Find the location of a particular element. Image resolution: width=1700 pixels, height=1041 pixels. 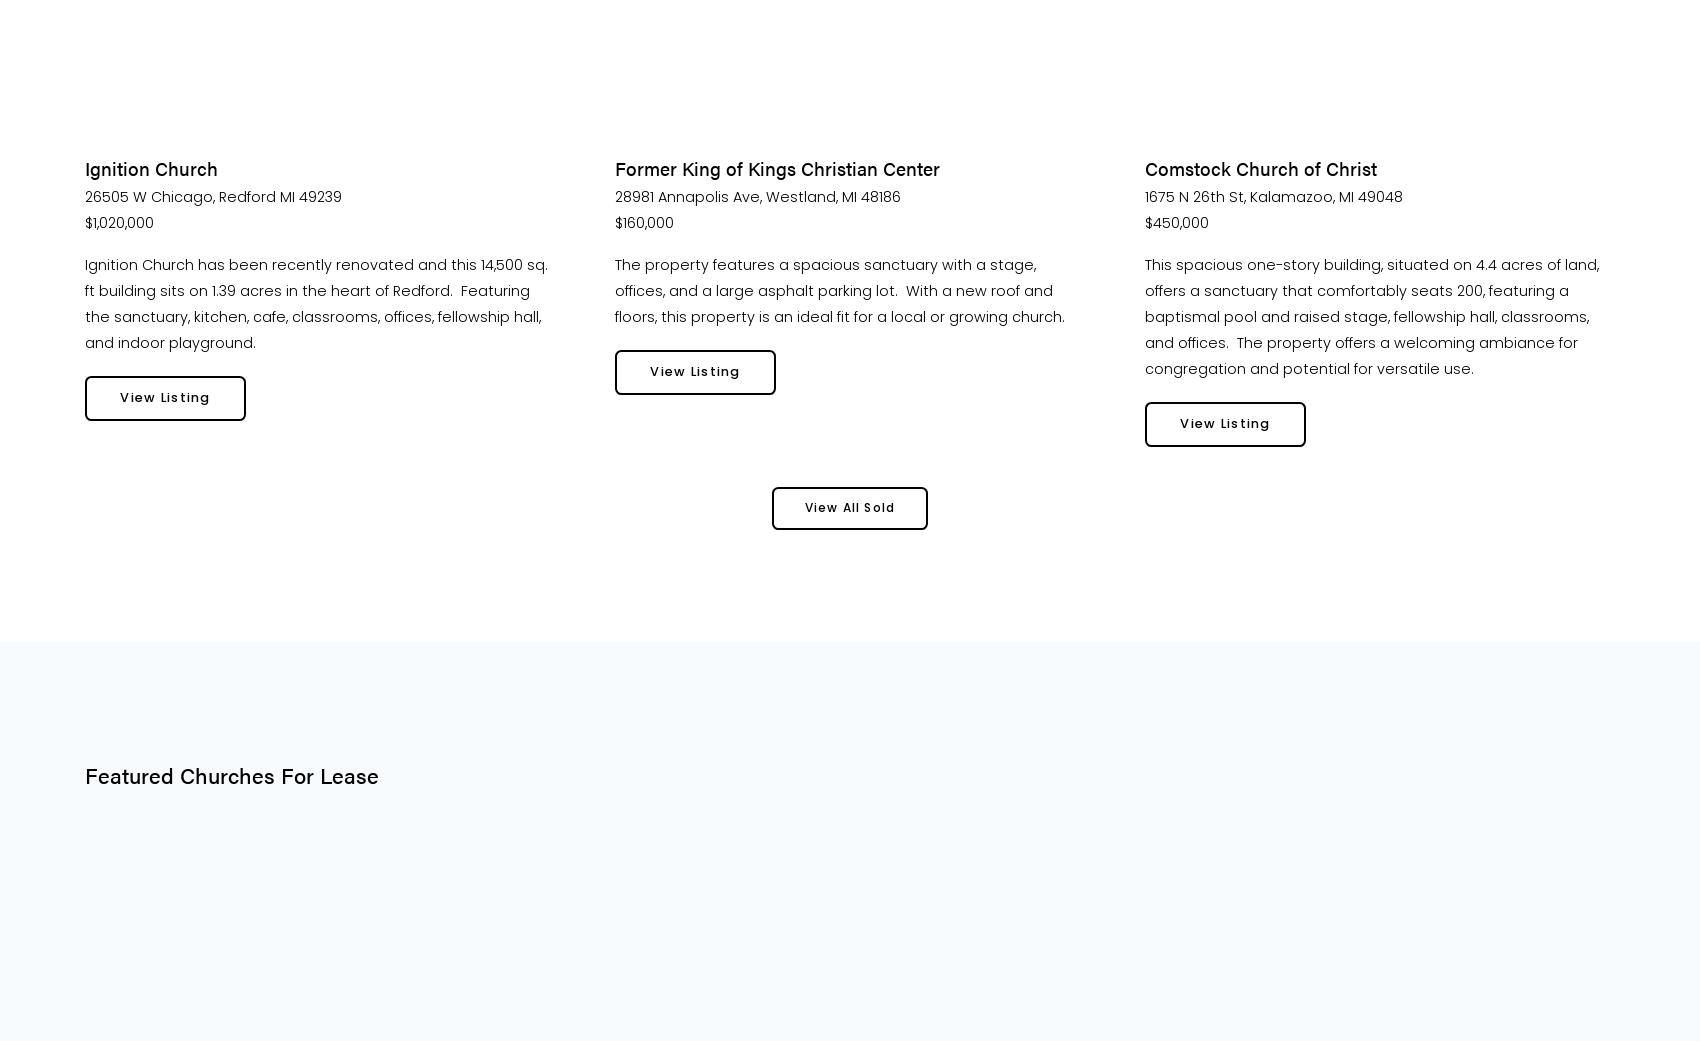

'$450,000' is located at coordinates (1176, 221).